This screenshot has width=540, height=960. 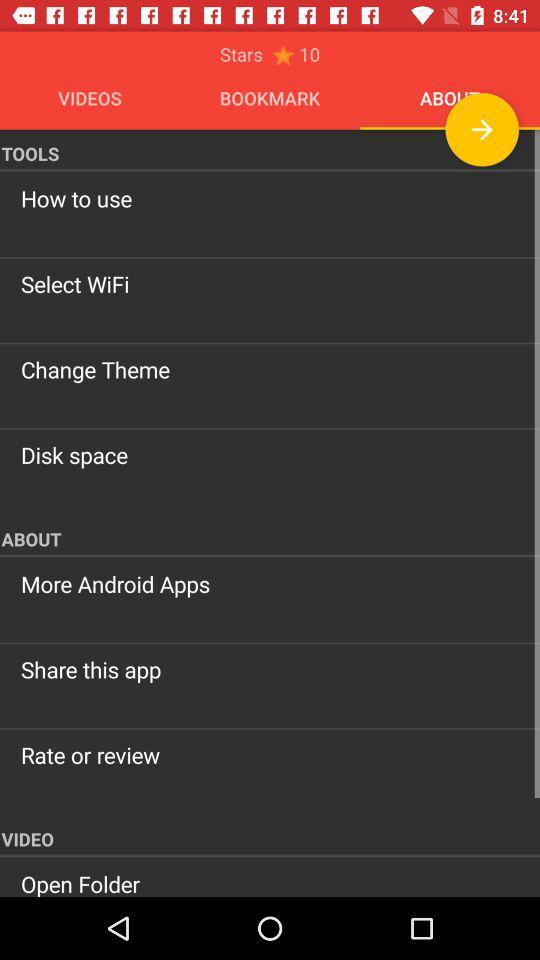 What do you see at coordinates (270, 149) in the screenshot?
I see `the icon below videos icon` at bounding box center [270, 149].